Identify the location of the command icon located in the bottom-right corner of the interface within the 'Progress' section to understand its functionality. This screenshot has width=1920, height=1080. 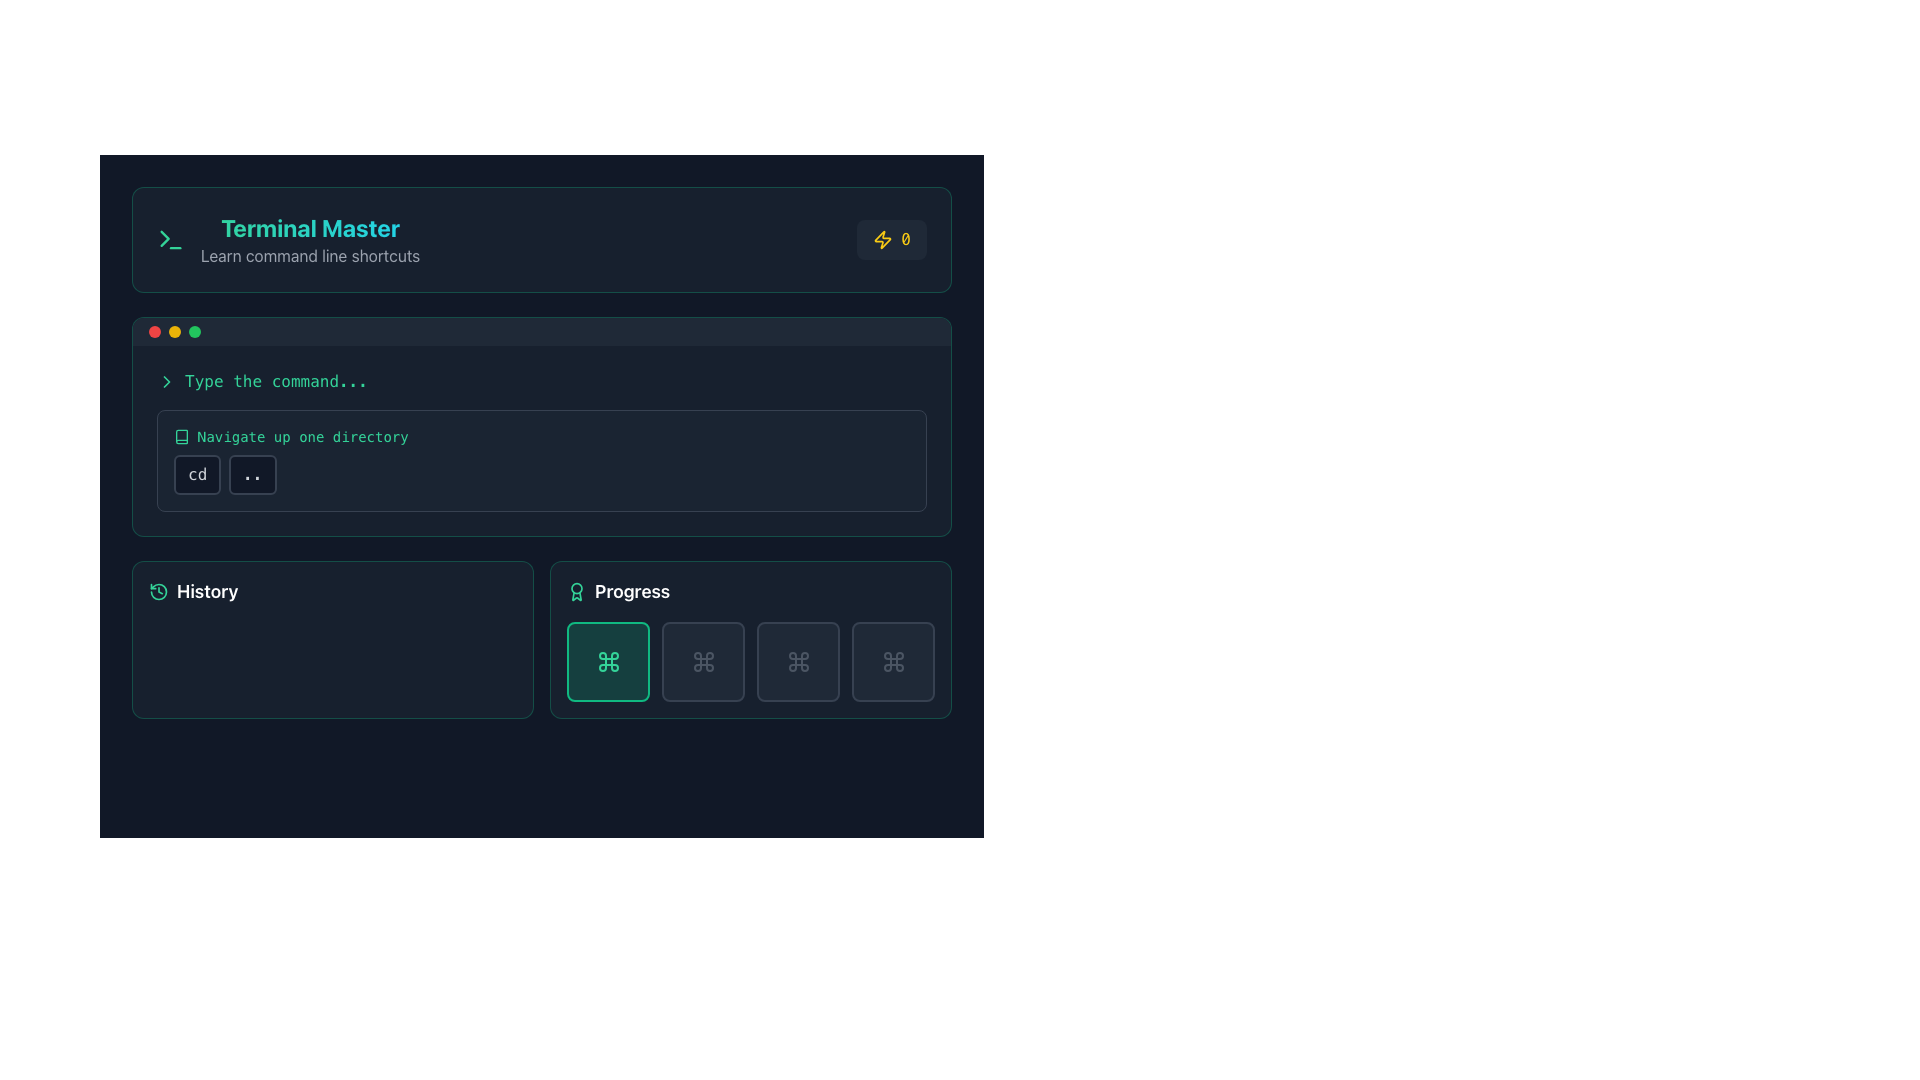
(703, 662).